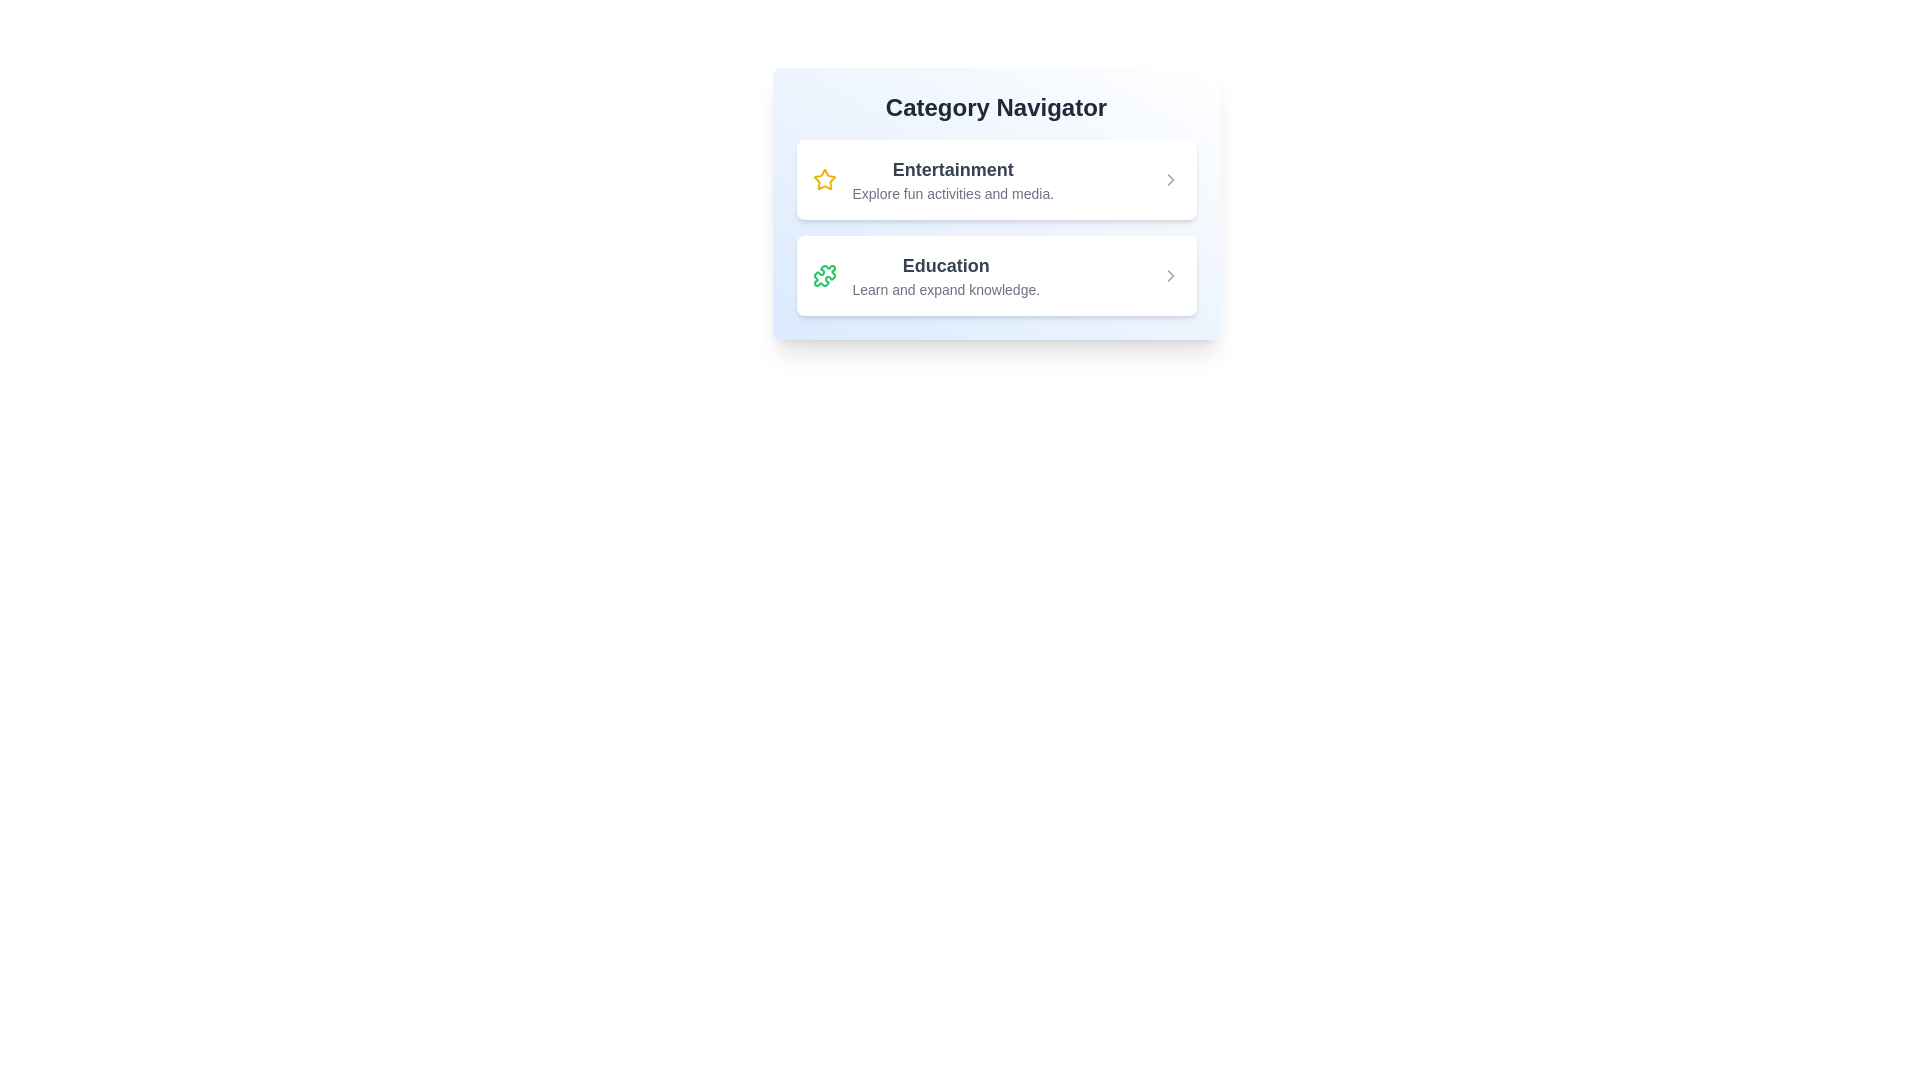 This screenshot has width=1920, height=1080. I want to click on the green puzzle-shaped icon associated with the Education section in the Category Navigator interface to interact indirectly with that section, so click(824, 276).